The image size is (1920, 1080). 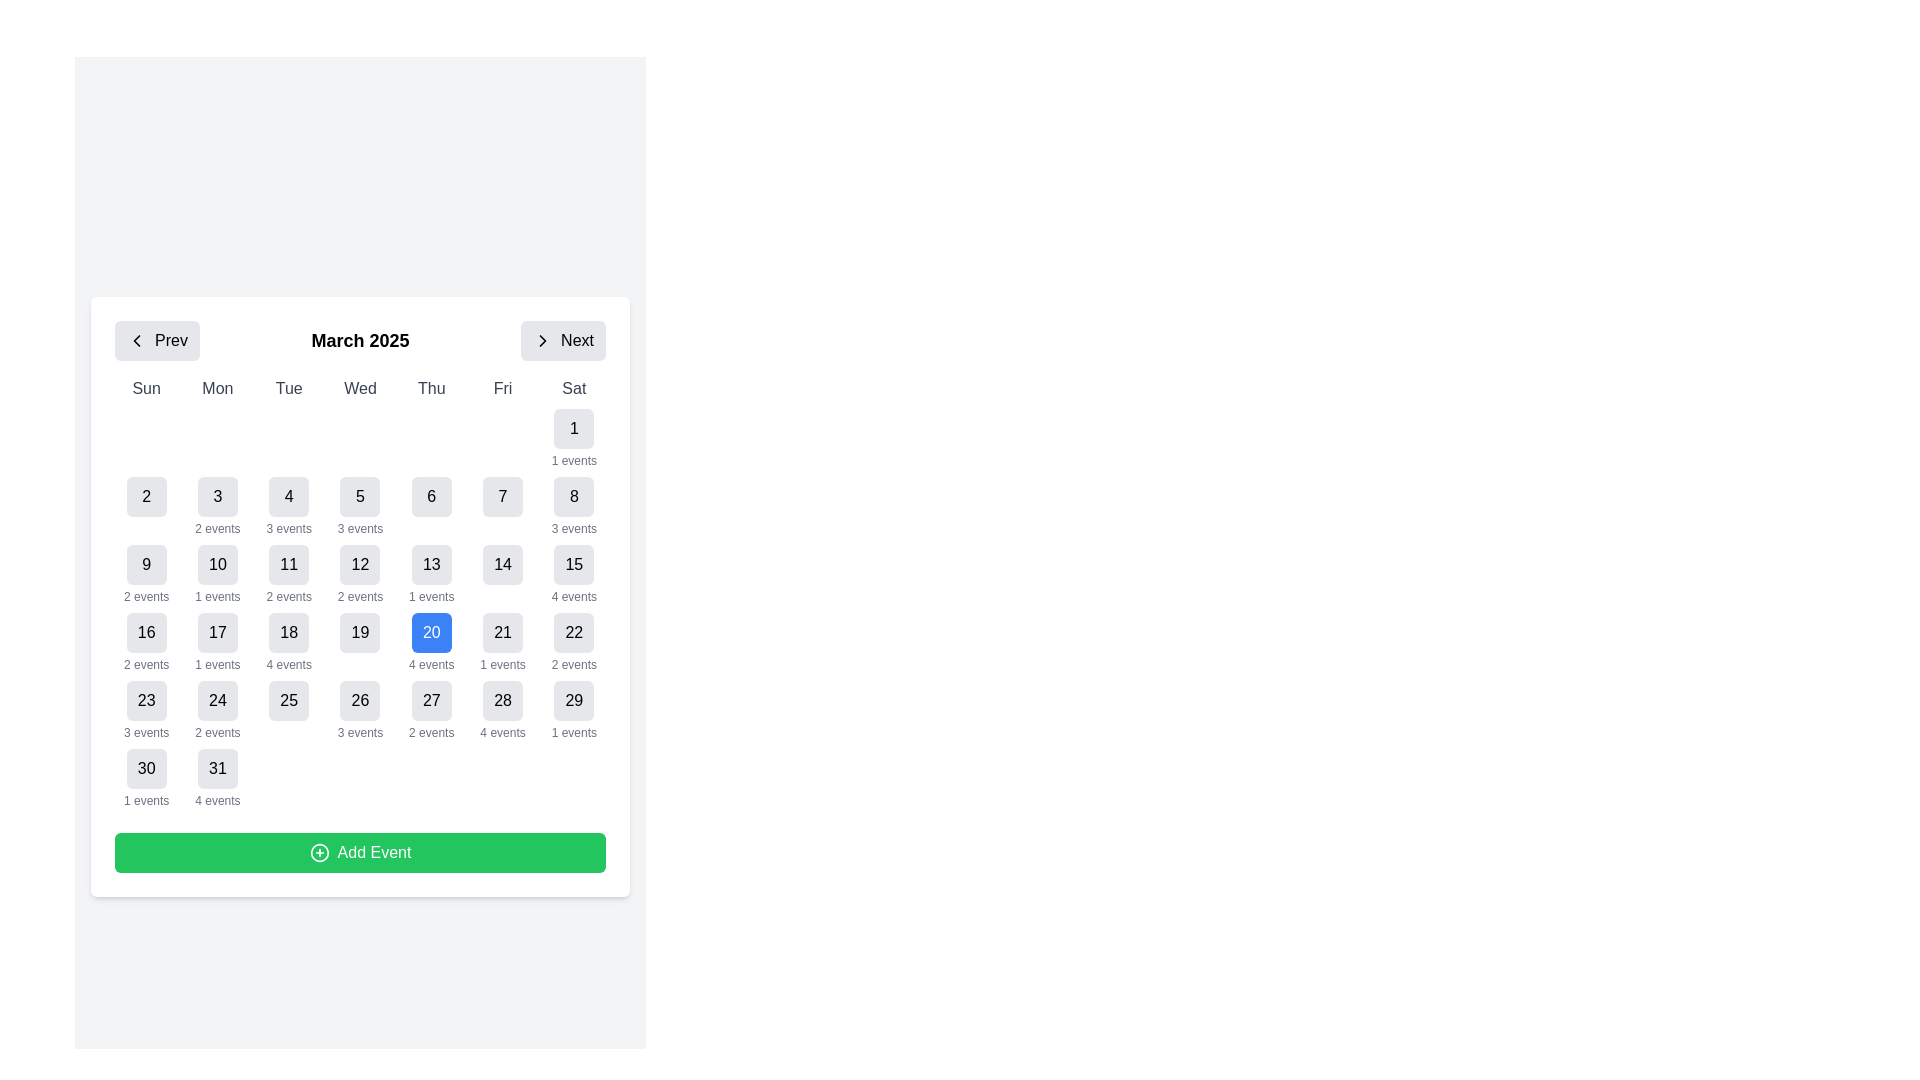 What do you see at coordinates (288, 505) in the screenshot?
I see `the calendar date cell located under the 'Tue' header, which is the third cell in the second row` at bounding box center [288, 505].